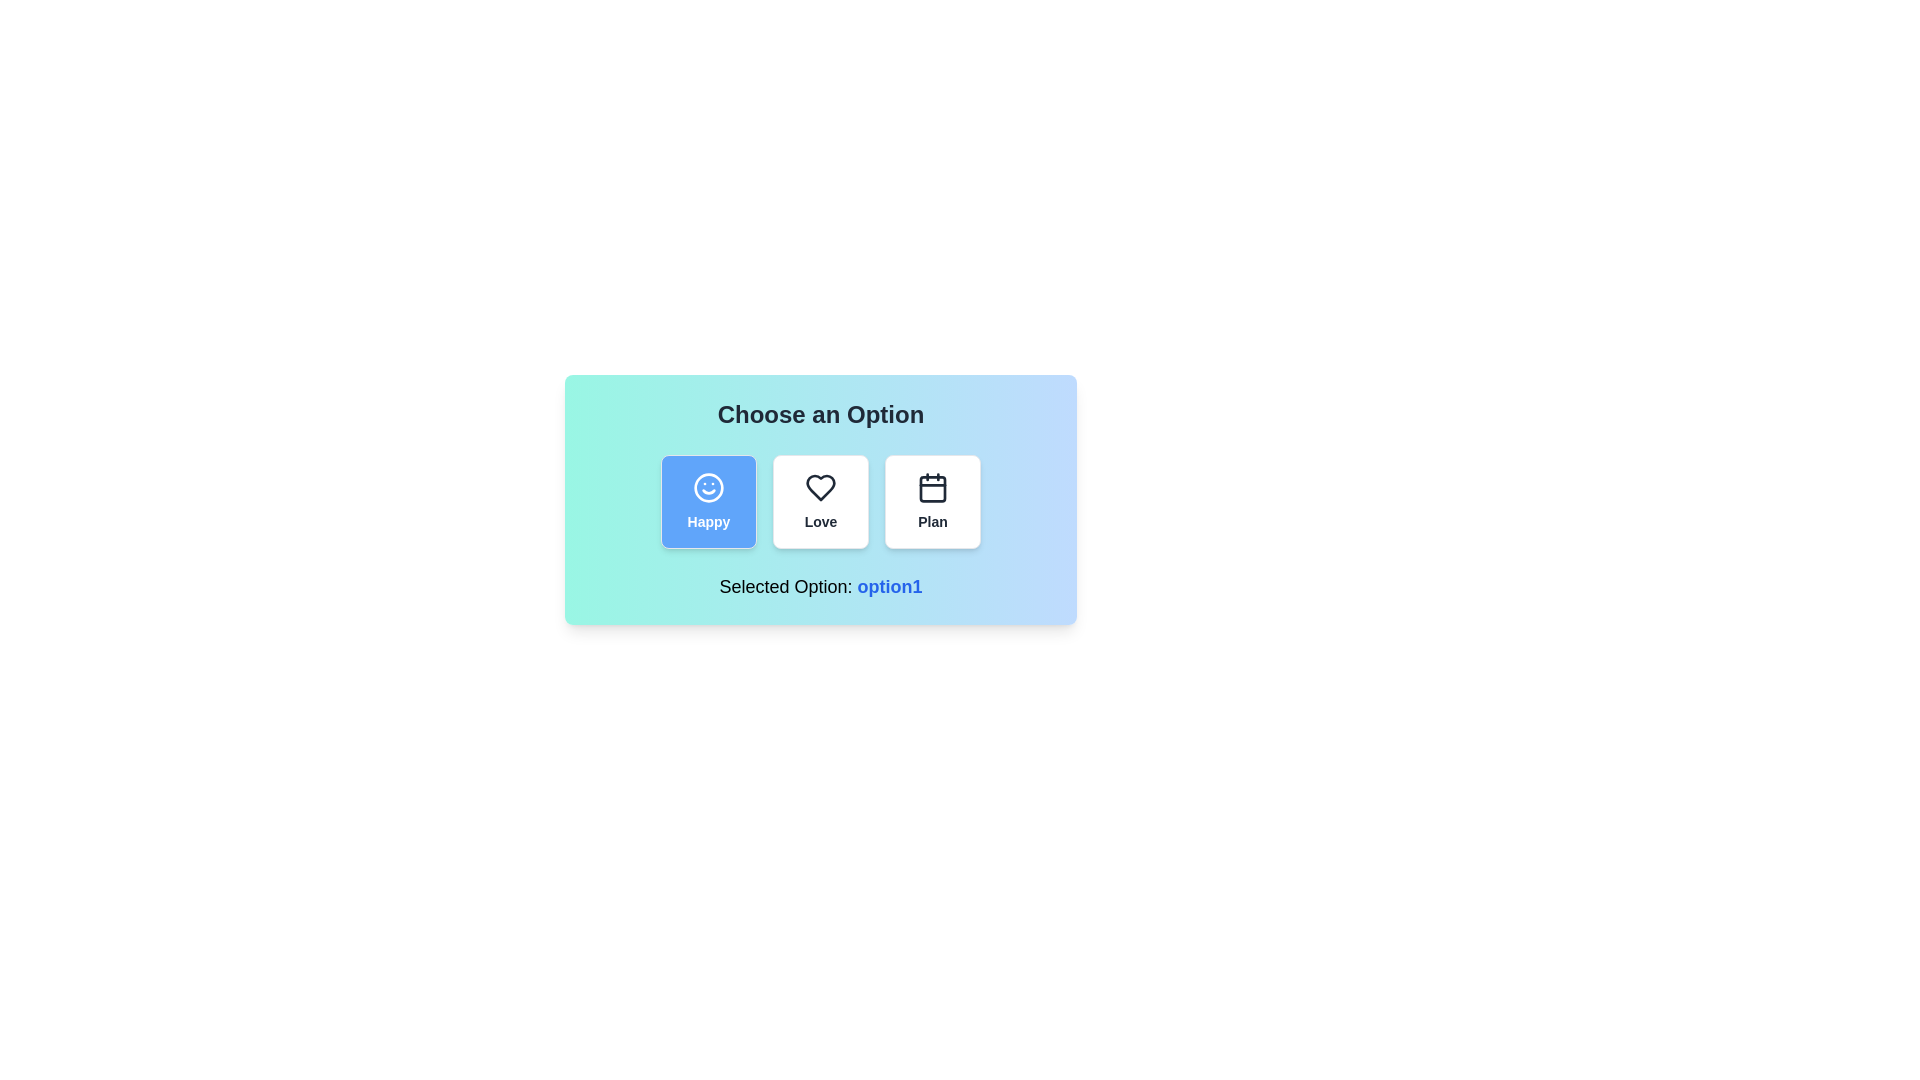 The height and width of the screenshot is (1080, 1920). What do you see at coordinates (709, 500) in the screenshot?
I see `the 'Happy' button in the 'Choose an Option' group` at bounding box center [709, 500].